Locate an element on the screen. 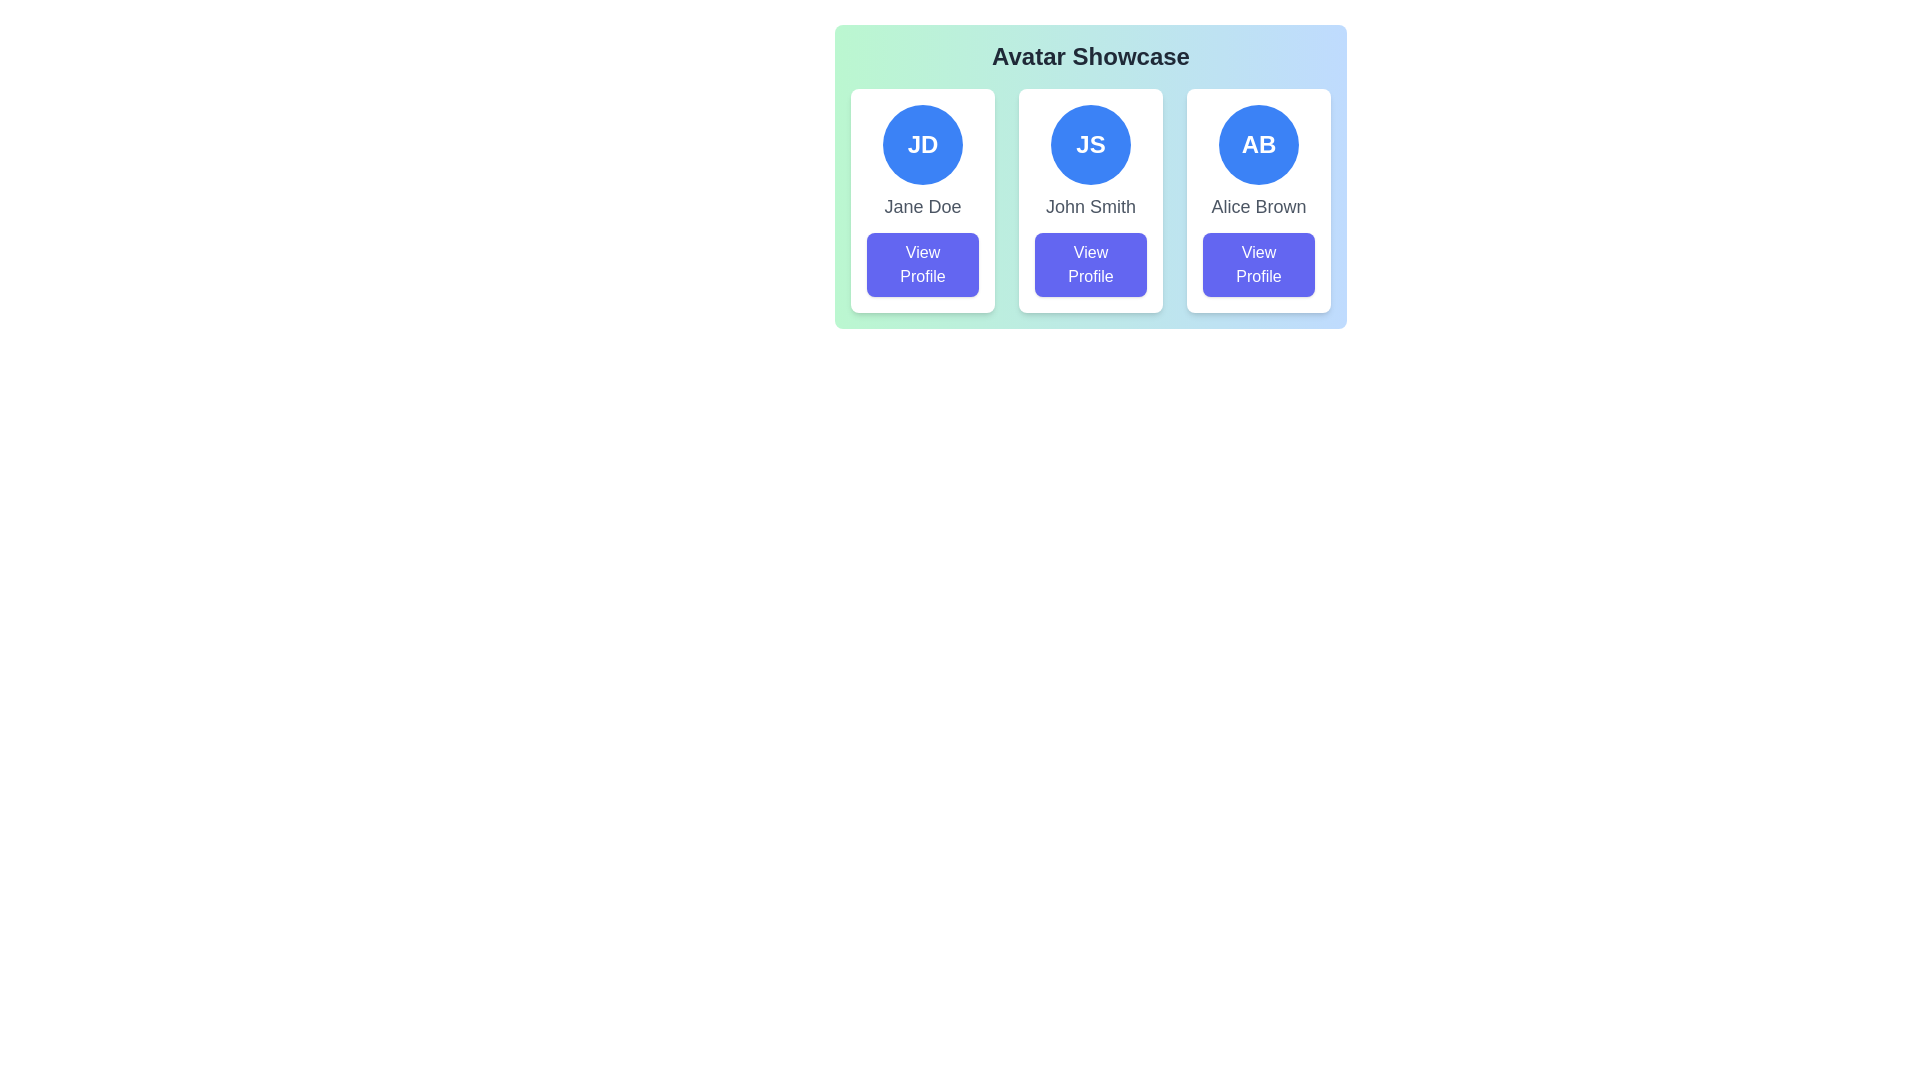 Image resolution: width=1920 pixels, height=1080 pixels. the text label displaying 'Jane Doe', which is styled with a medium-sized gray font and positioned between the avatar 'JD' and the 'View Profile' button is located at coordinates (921, 207).